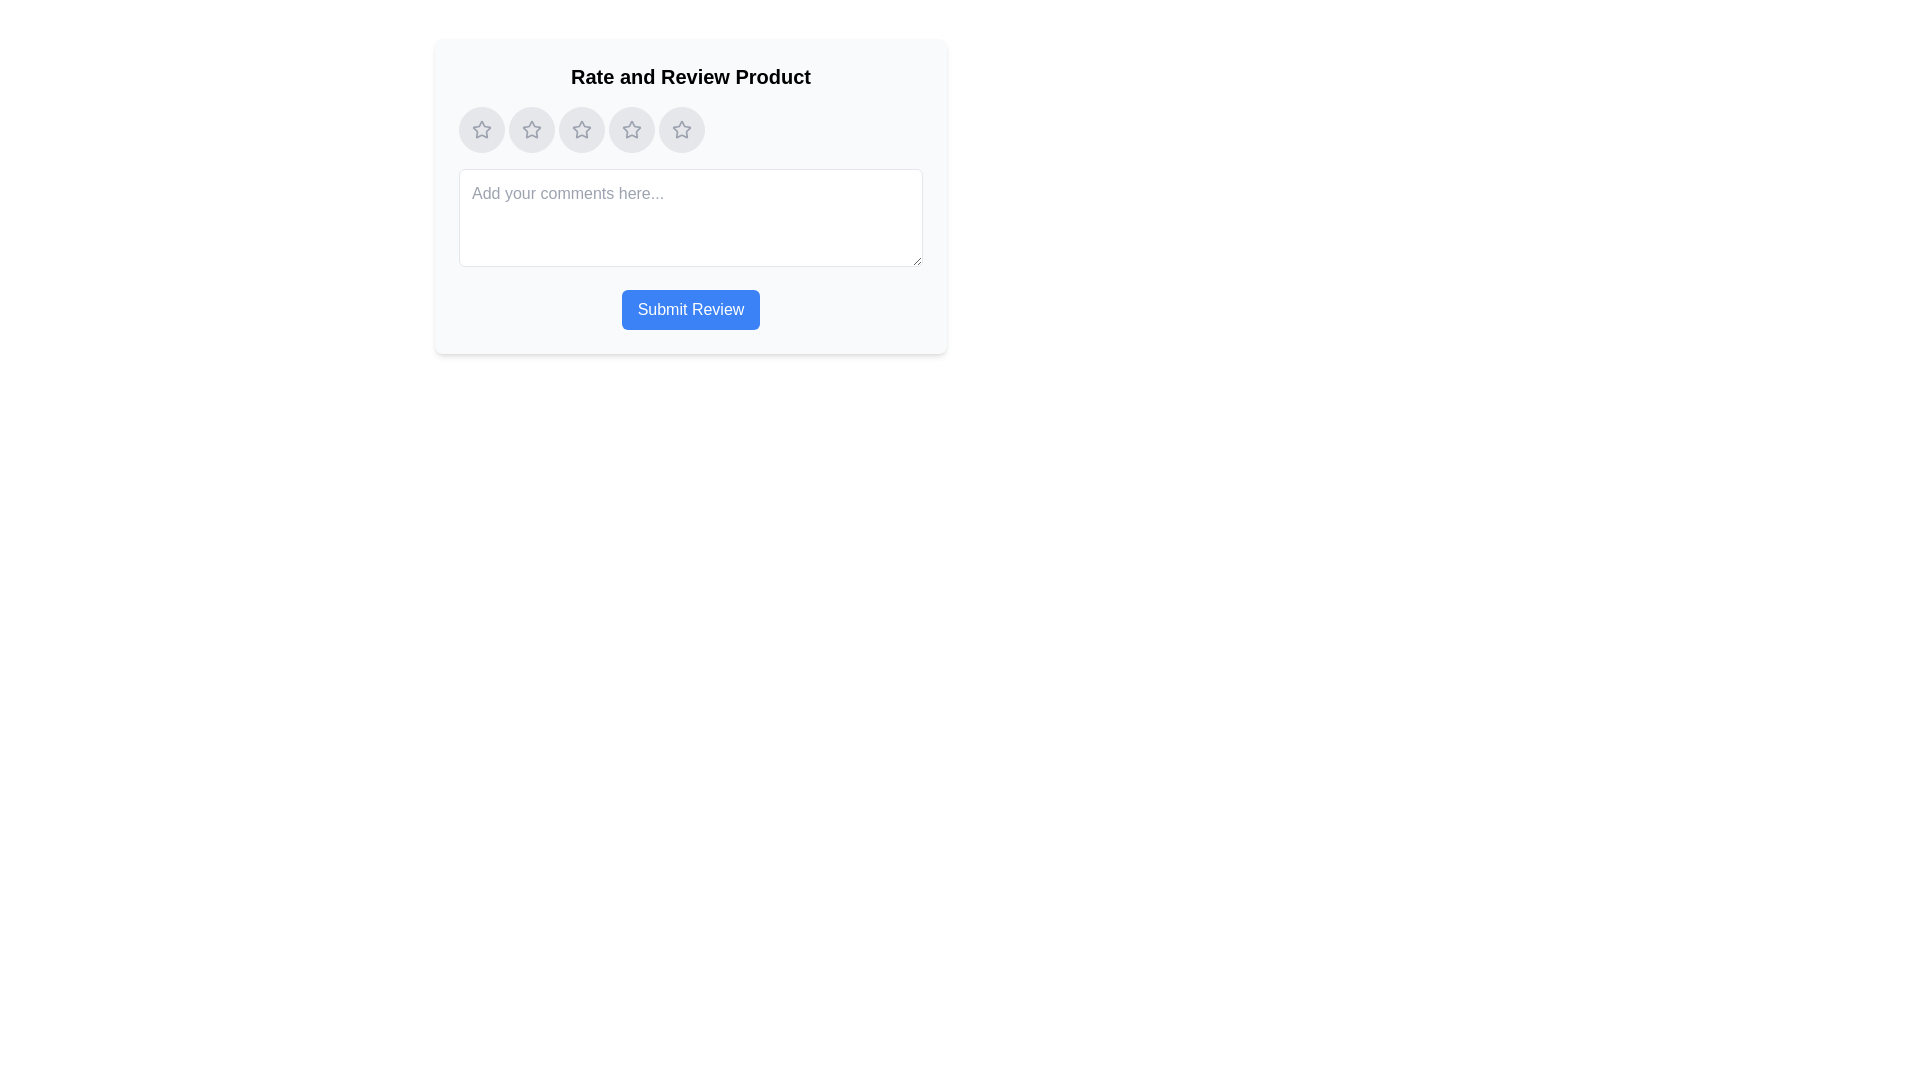 The width and height of the screenshot is (1920, 1080). Describe the element at coordinates (691, 130) in the screenshot. I see `the fifth star-rating button to set the rating to five stars, highlighting this star and all previous ones` at that location.